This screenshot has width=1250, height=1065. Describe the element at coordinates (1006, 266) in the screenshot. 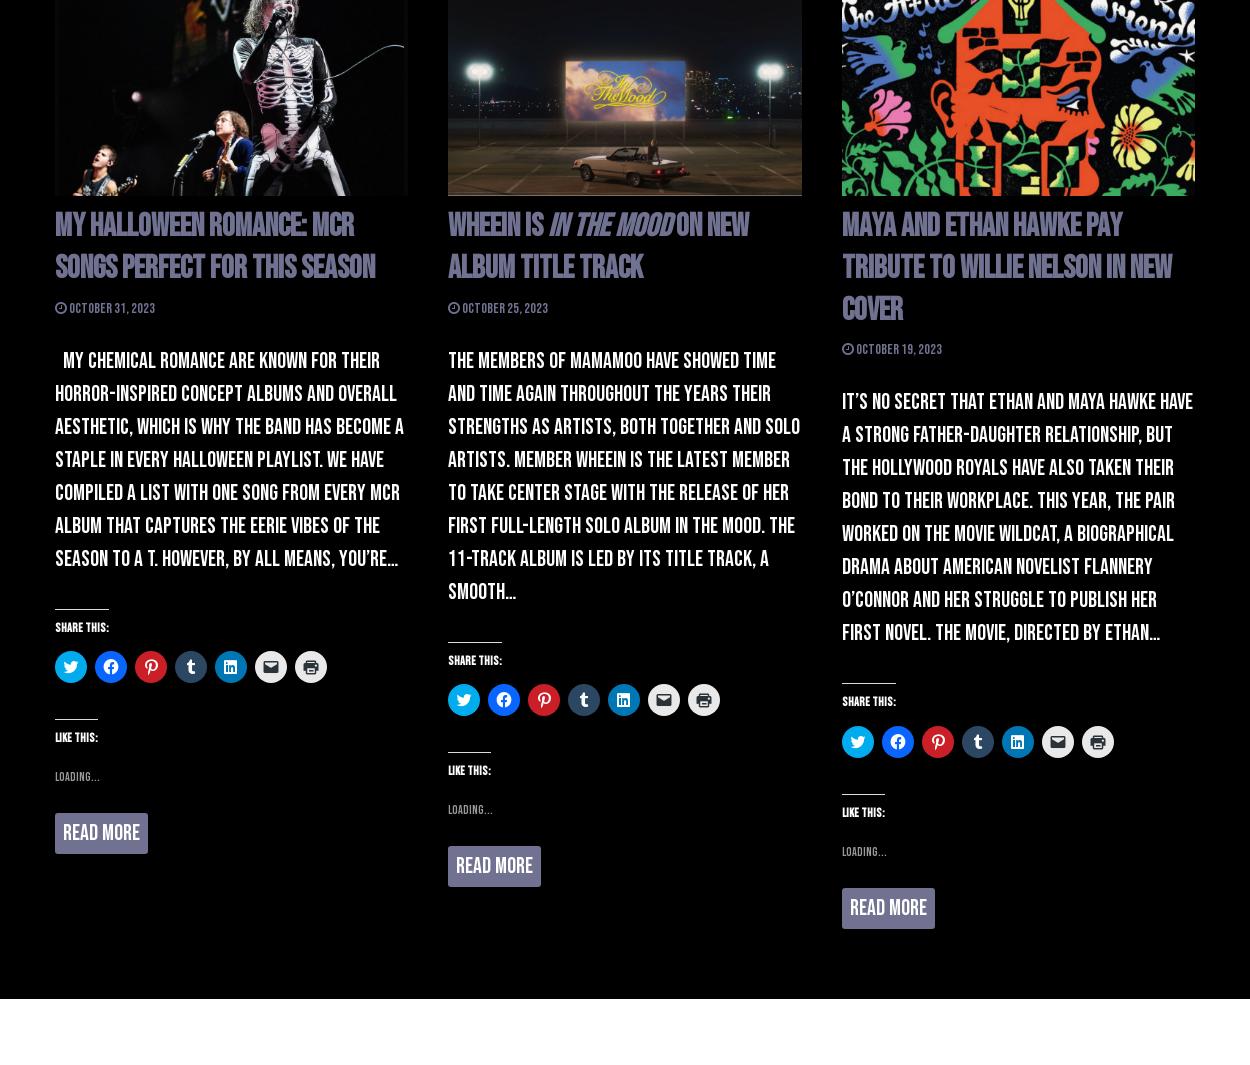

I see `'Maya and Ethan Hawke Pay Tribute to Willie Nelson in New Cover'` at that location.